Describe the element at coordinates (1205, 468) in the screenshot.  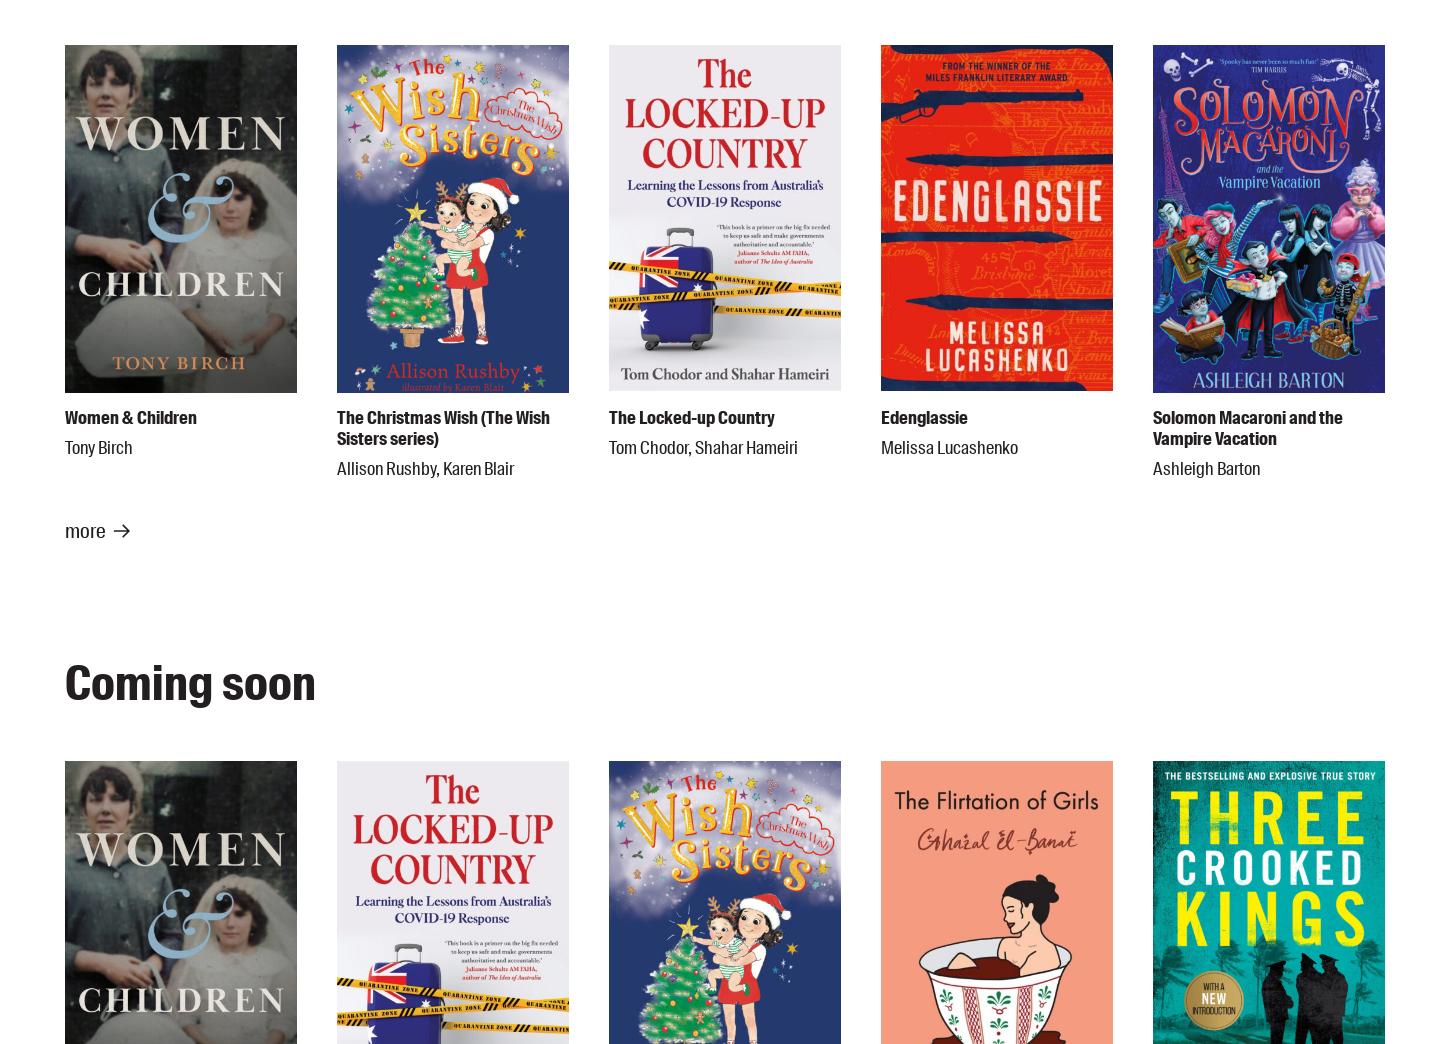
I see `'Ashleigh Barton'` at that location.